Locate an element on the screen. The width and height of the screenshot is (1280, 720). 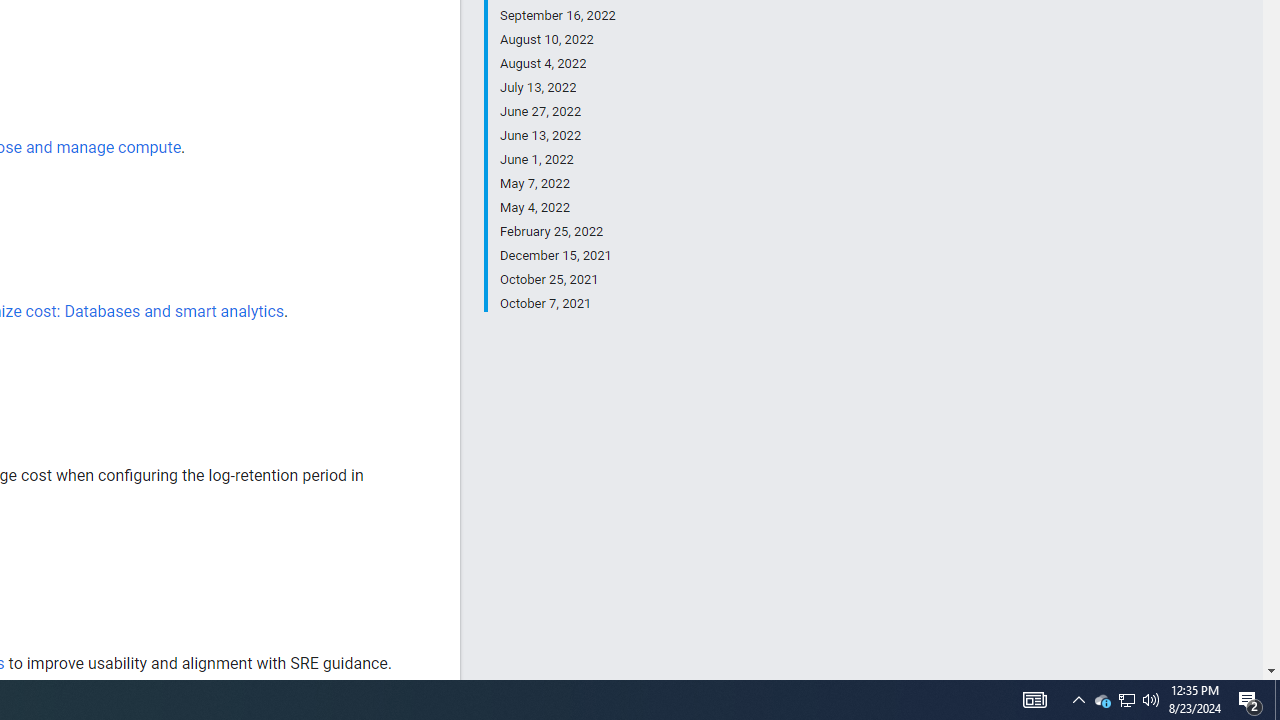
'May 7, 2022' is located at coordinates (557, 183).